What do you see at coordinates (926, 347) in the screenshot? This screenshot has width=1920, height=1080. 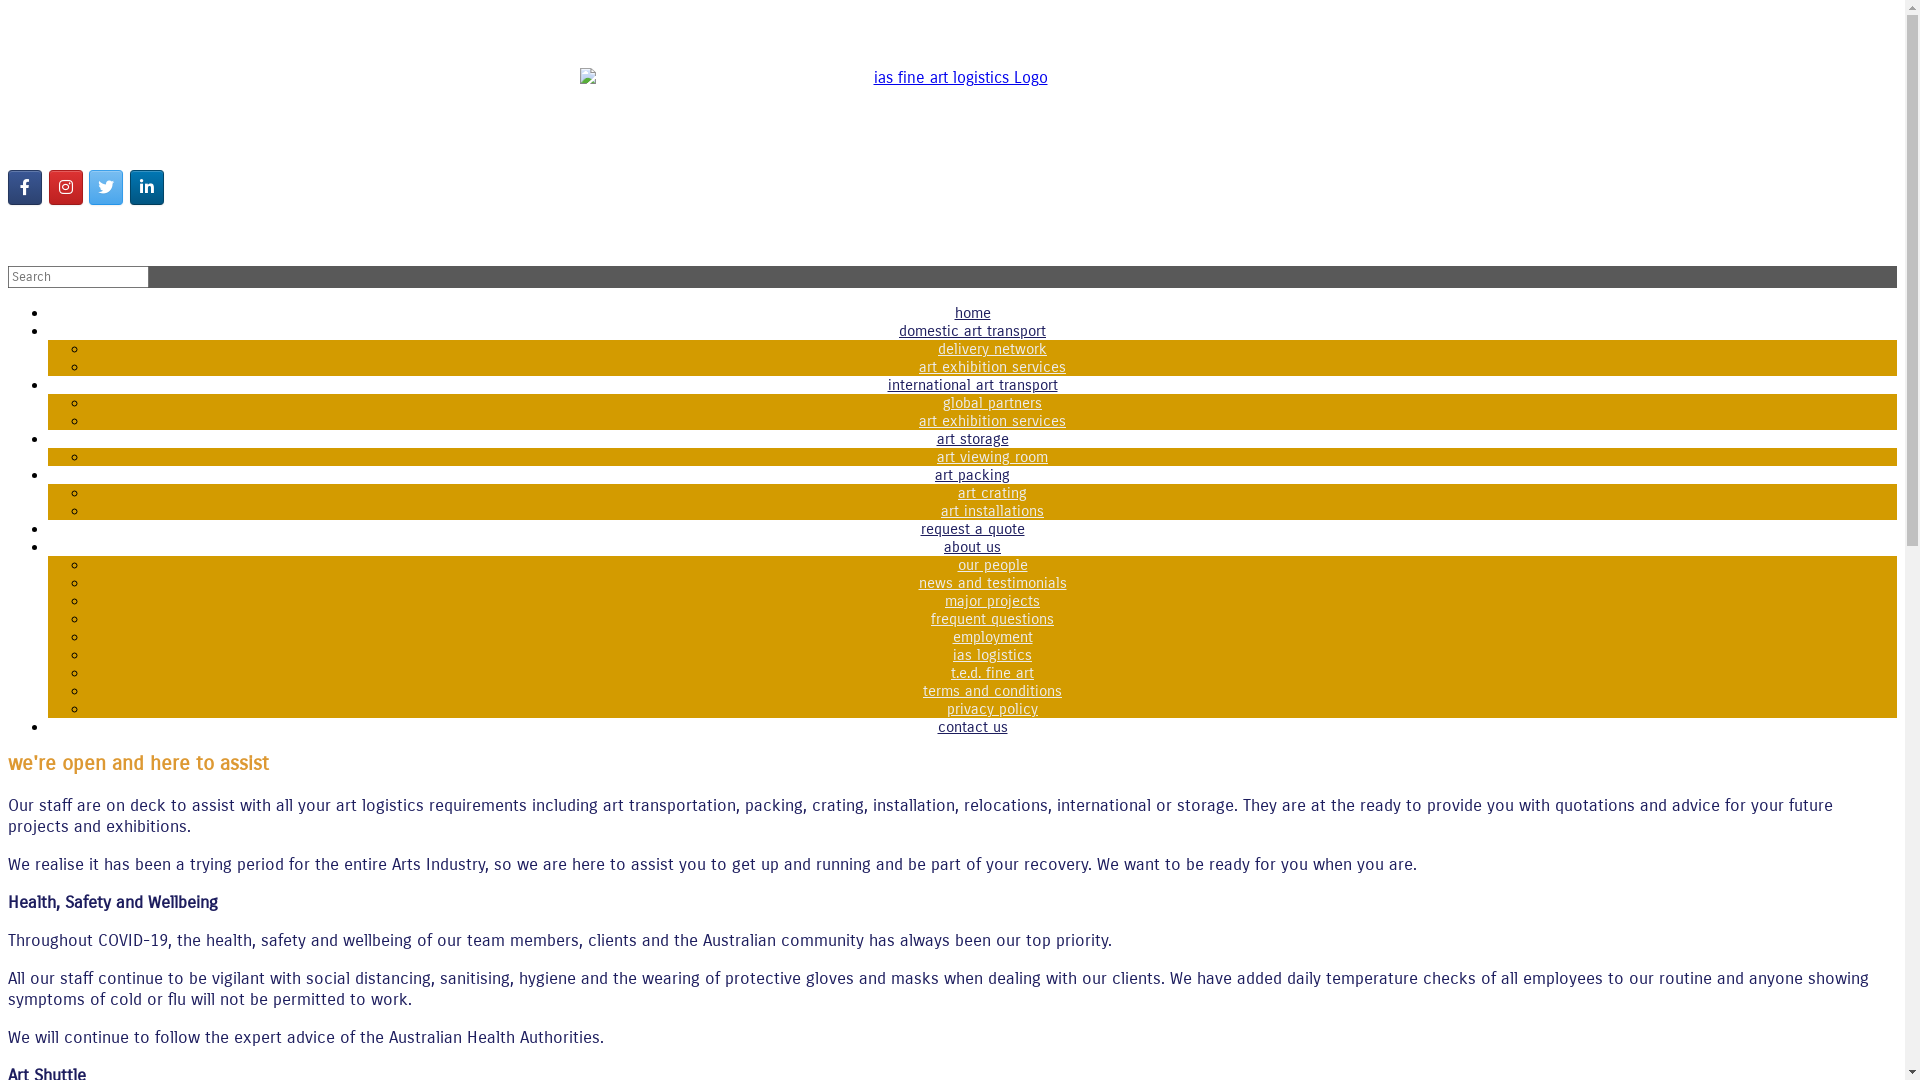 I see `'delivery network'` at bounding box center [926, 347].